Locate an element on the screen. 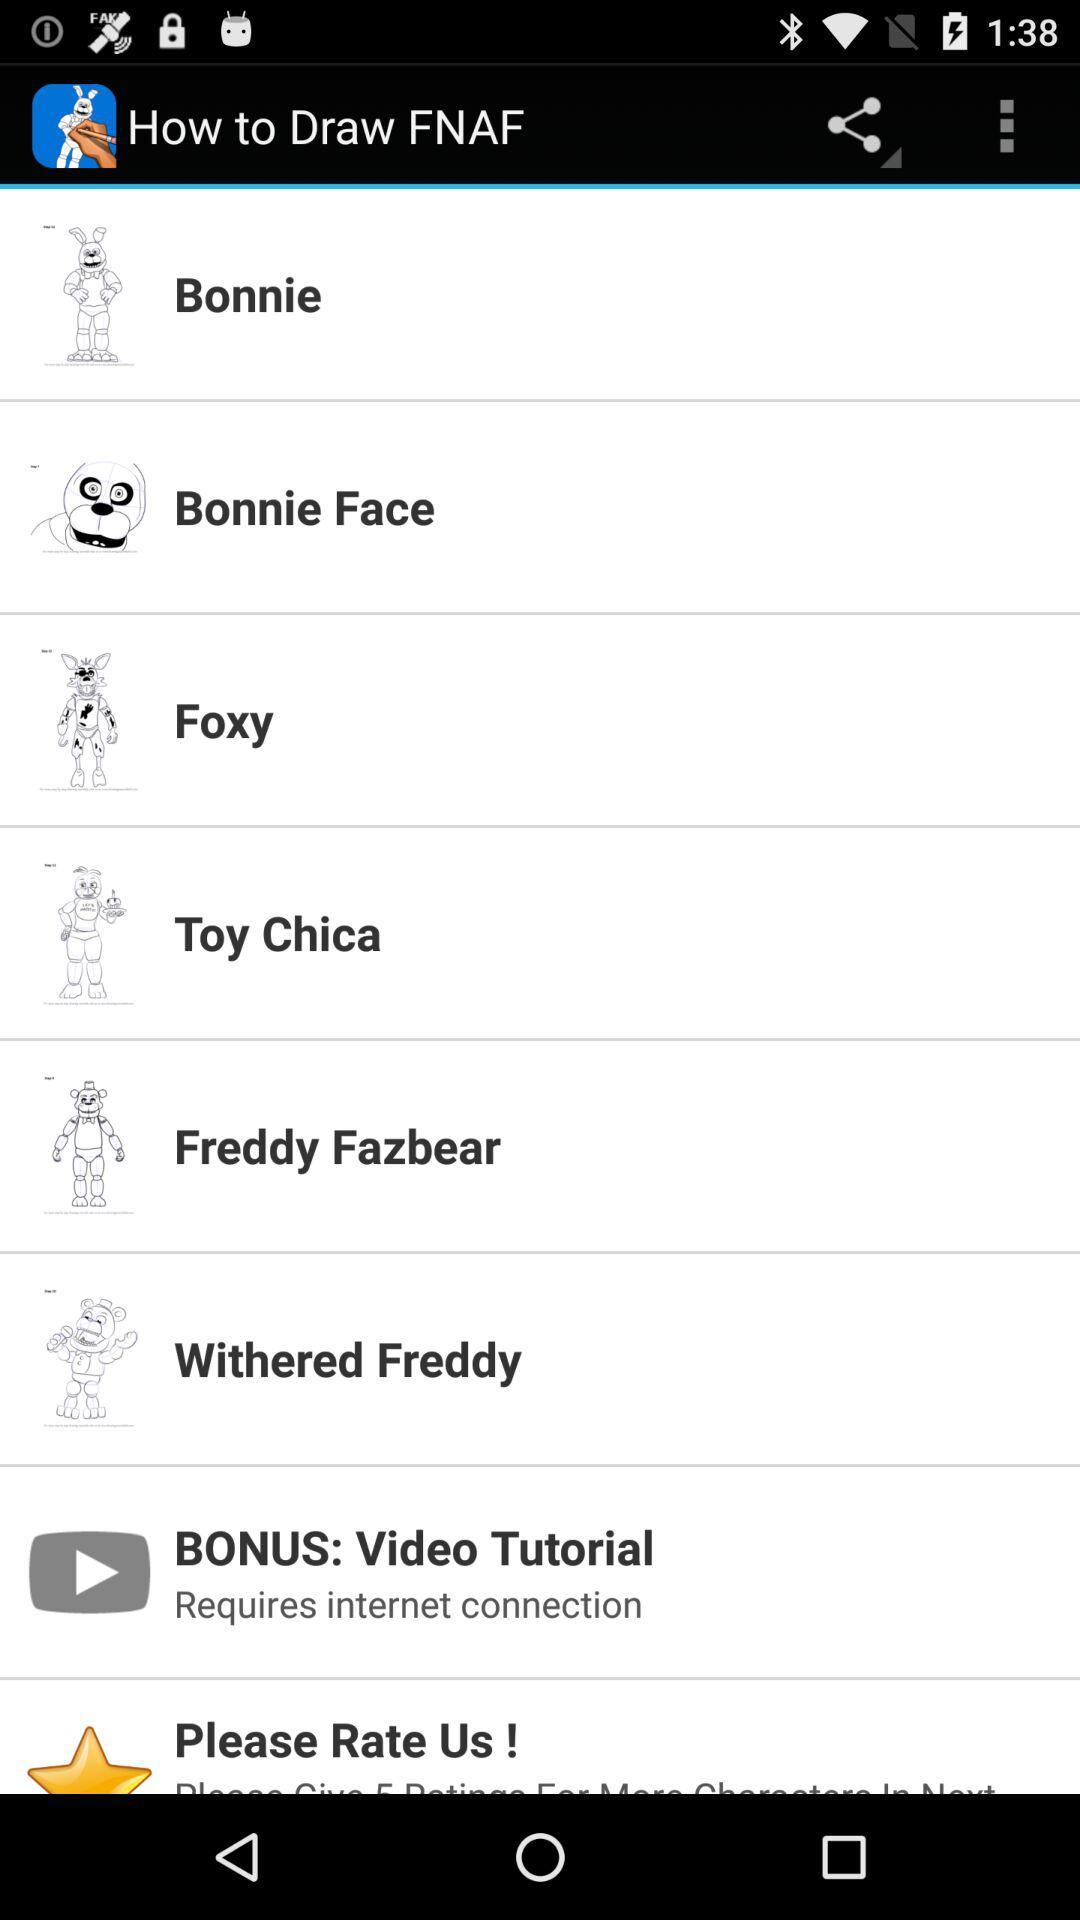  bonnie face item is located at coordinates (613, 506).